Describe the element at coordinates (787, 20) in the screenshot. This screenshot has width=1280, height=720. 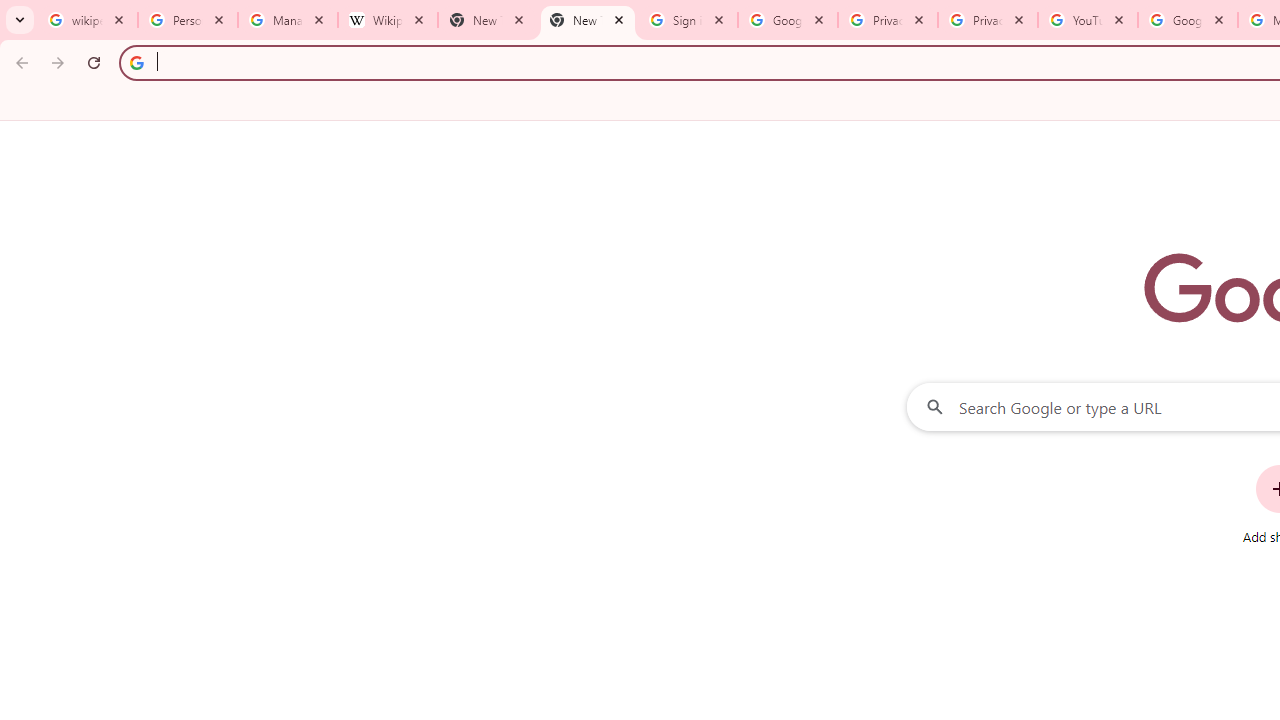
I see `'Google Drive: Sign-in'` at that location.